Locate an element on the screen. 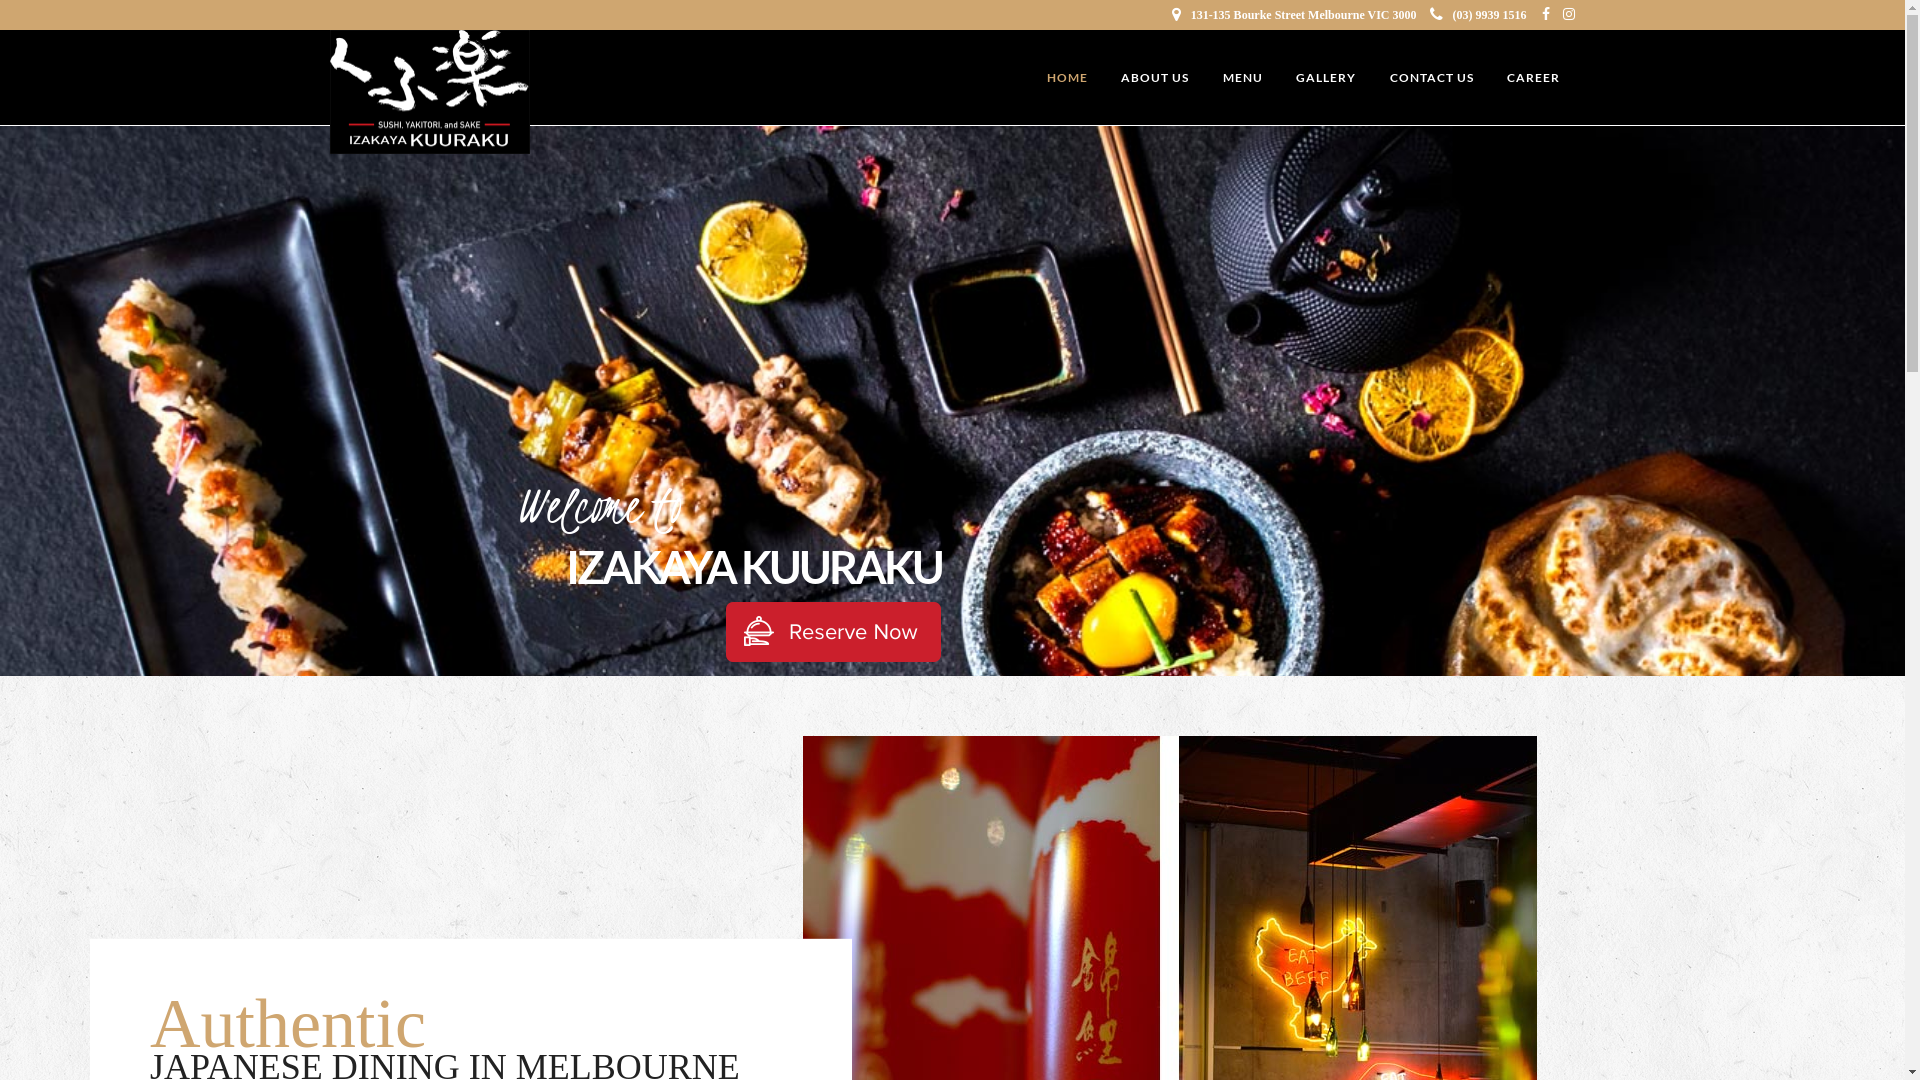 The width and height of the screenshot is (1920, 1080). 'HOME' is located at coordinates (1066, 77).